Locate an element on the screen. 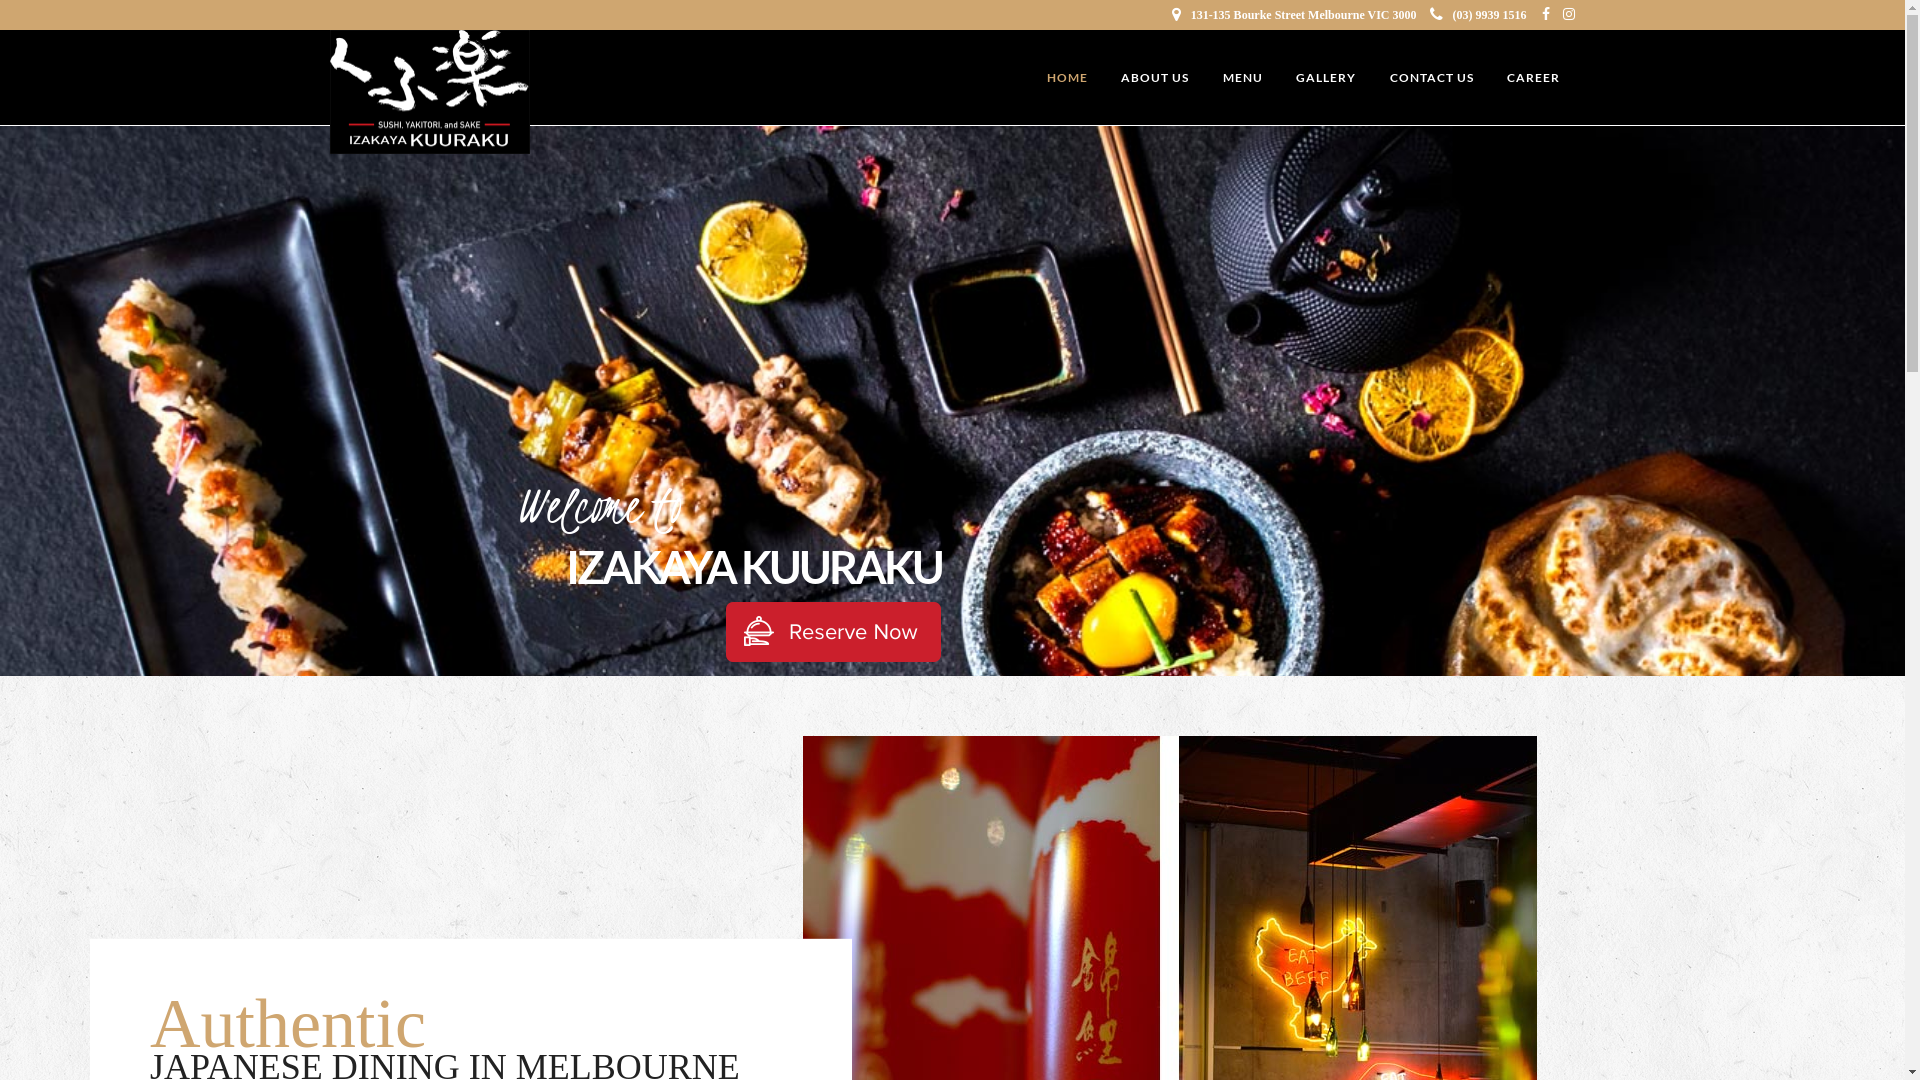 The width and height of the screenshot is (1920, 1080). 'HOME' is located at coordinates (1066, 77).